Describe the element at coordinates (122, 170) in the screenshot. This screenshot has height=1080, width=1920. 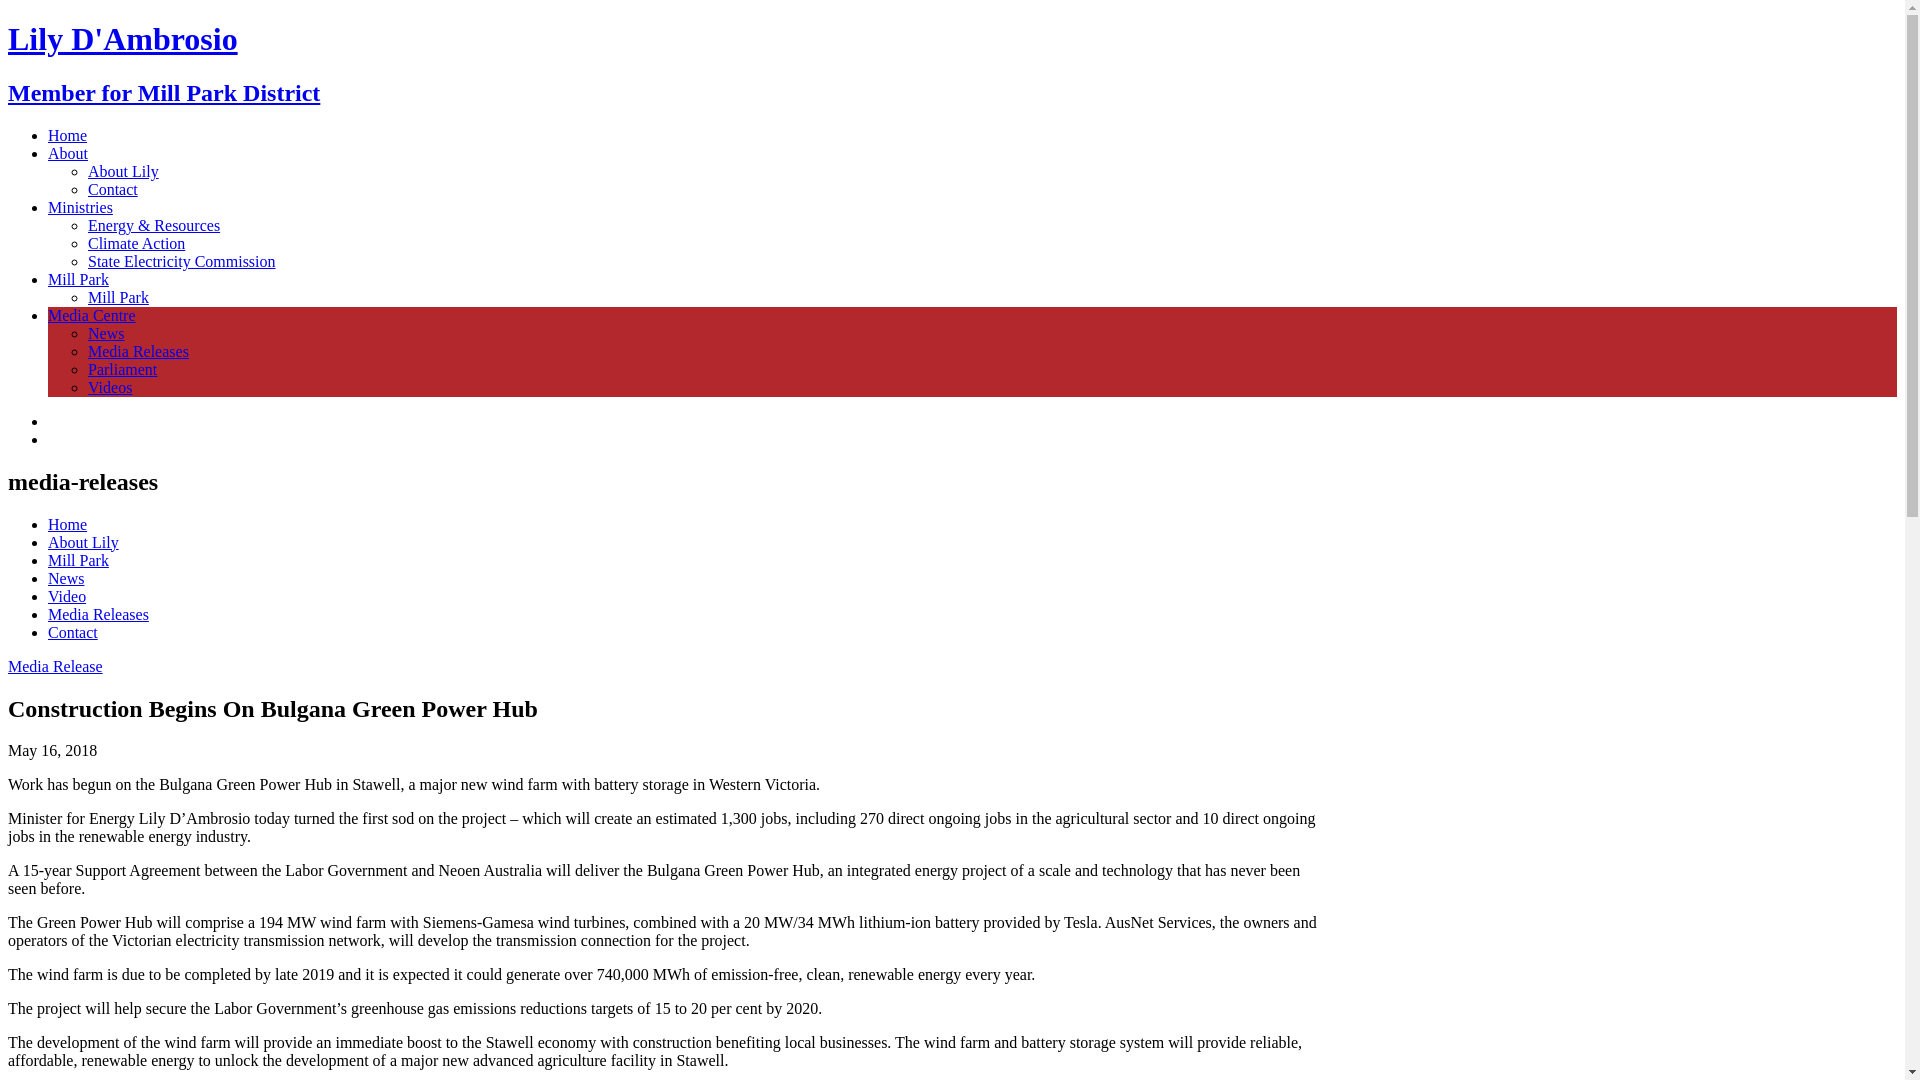
I see `'About Lily'` at that location.